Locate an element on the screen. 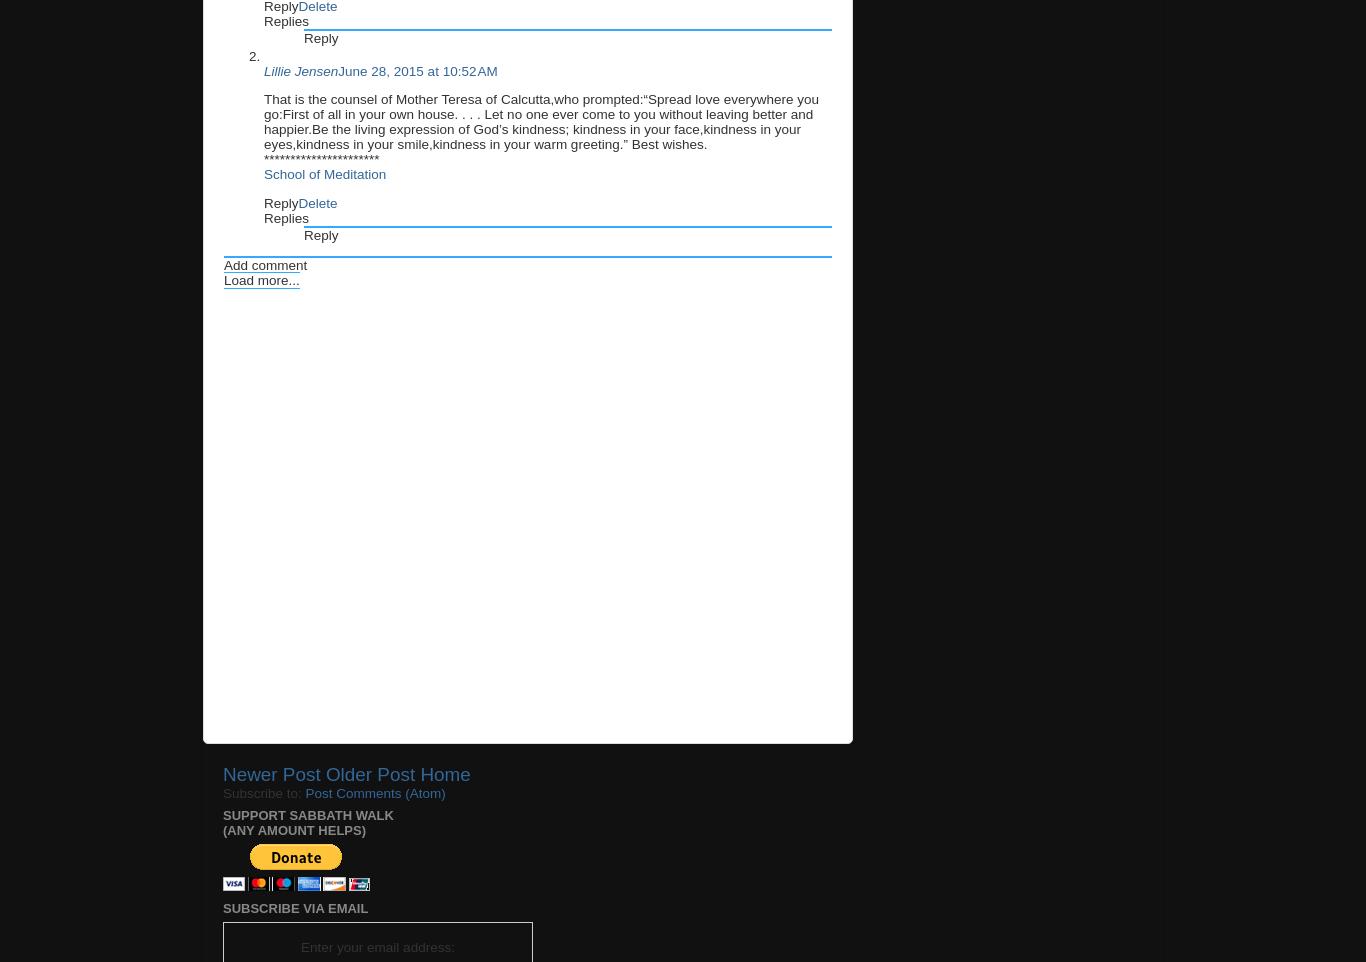 This screenshot has height=962, width=1366. 'That is the counsel of Mother Teresa of Calcutta,who prompted:“Spread love everywhere you go:First of all in your own house. . . . Let no one ever come to you without leaving better and happier.Be the living expression of God’s kindness; kindness in your face,kindness in your eyes,kindness in your smile,kindness in your warm greeting.” Best wishes.' is located at coordinates (541, 120).